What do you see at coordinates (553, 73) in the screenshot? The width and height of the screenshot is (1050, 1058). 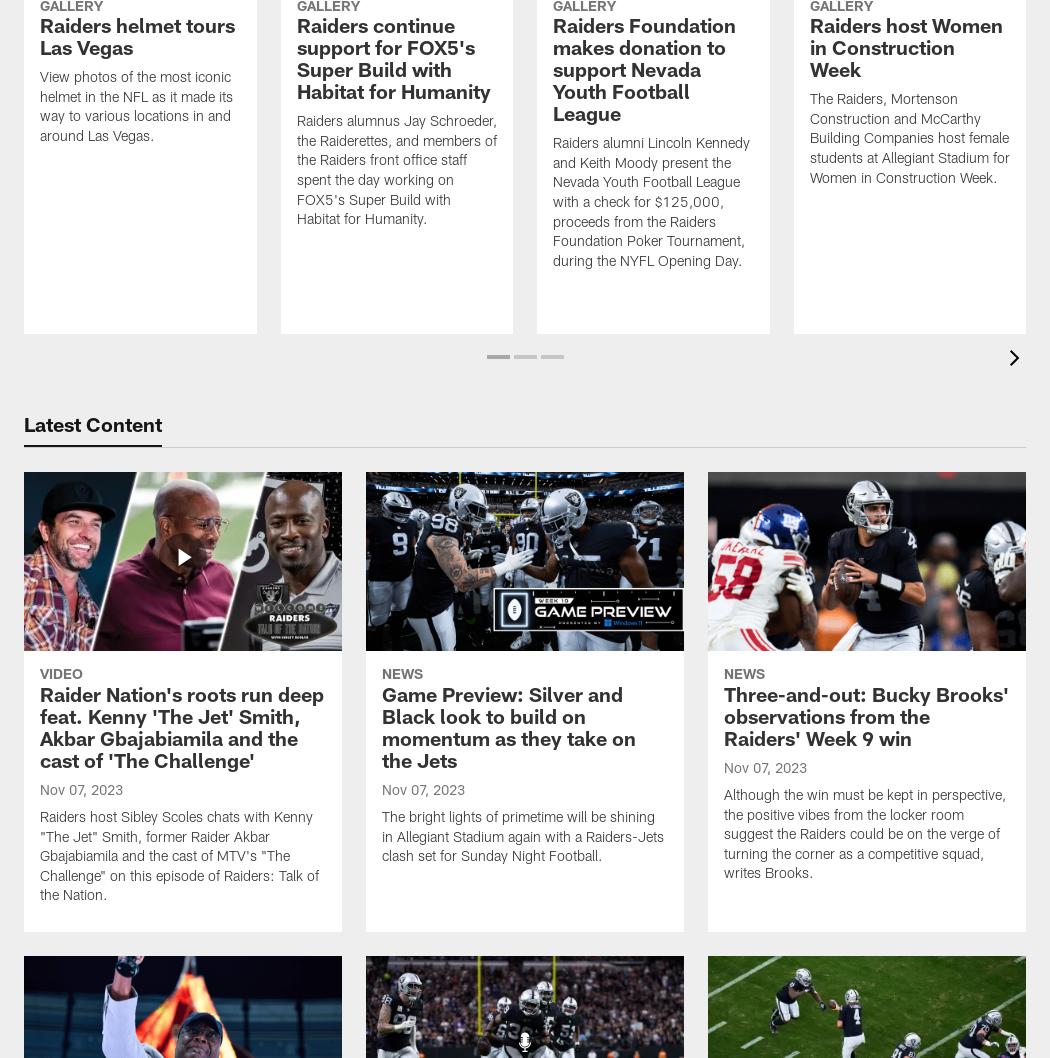 I see `'Raiders Foundation makes donation to support Nevada Youth Football League'` at bounding box center [553, 73].